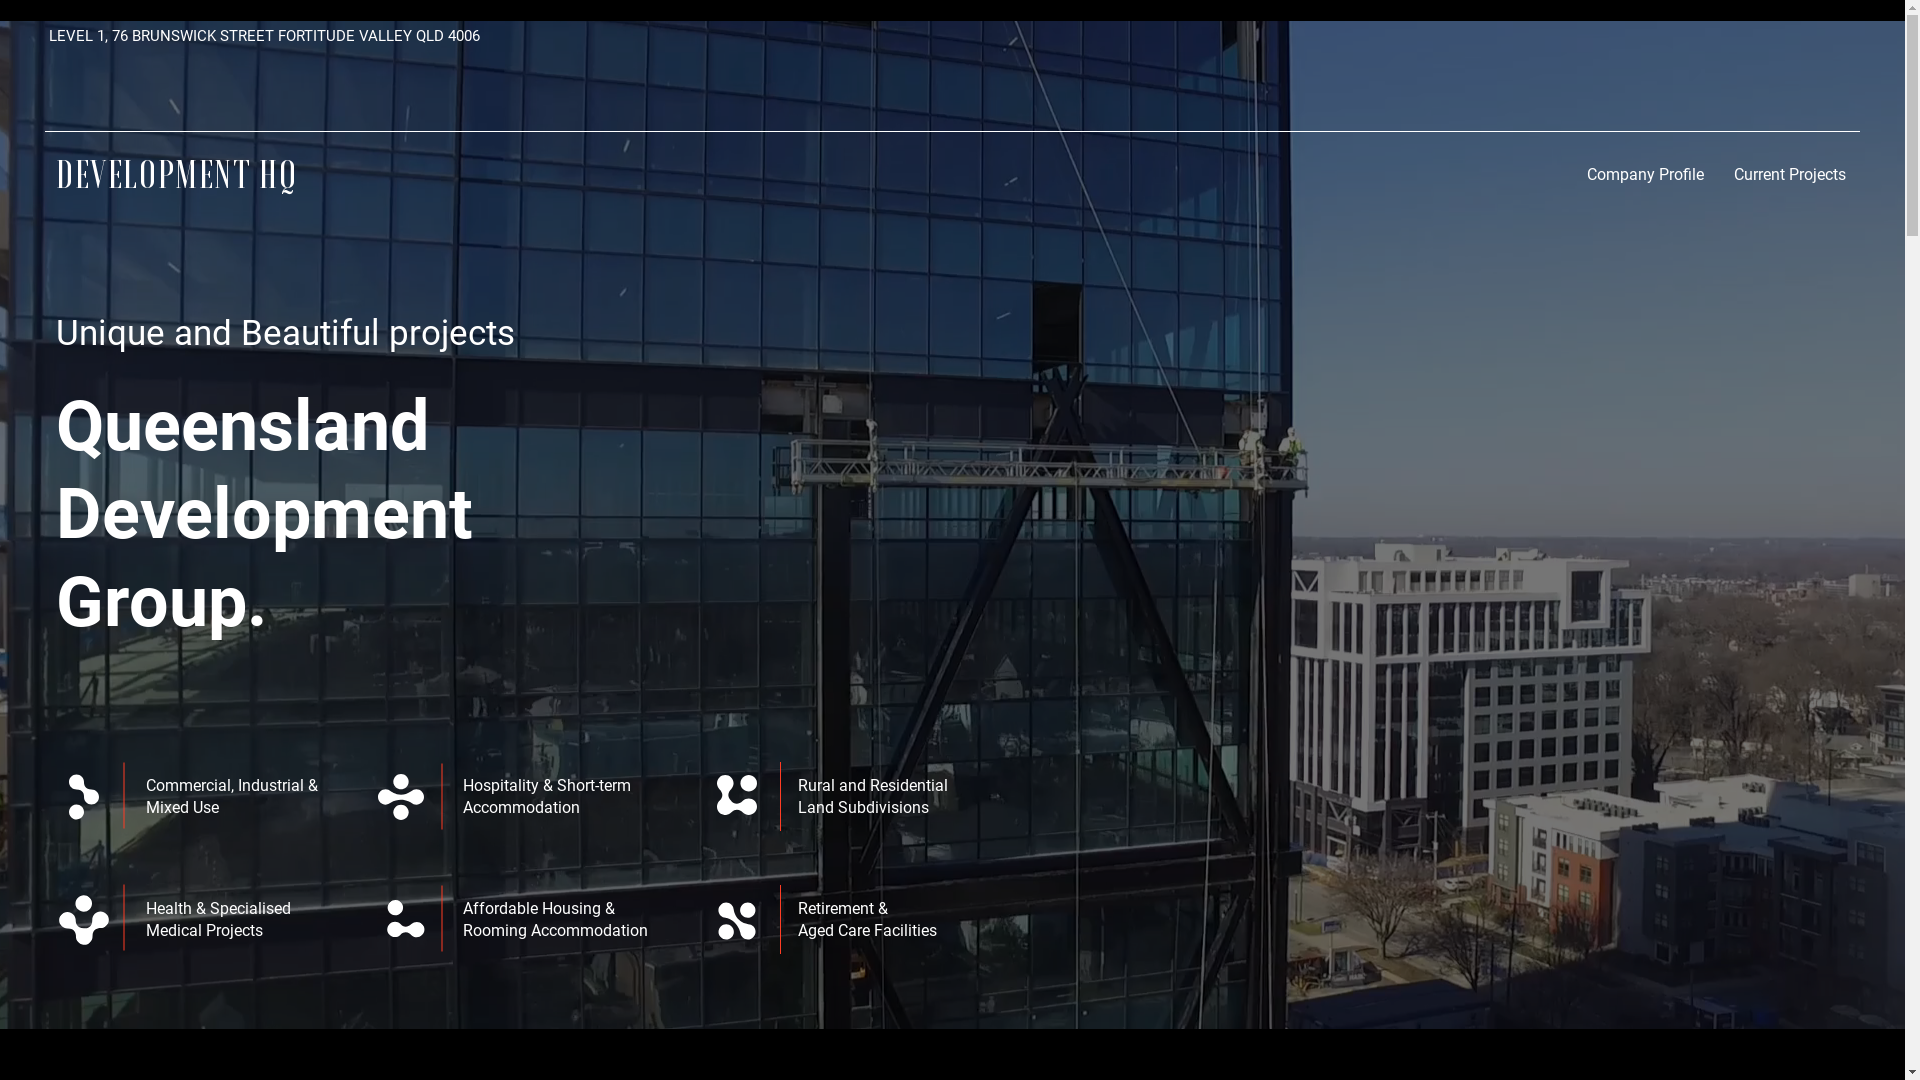 The image size is (1920, 1080). I want to click on 'Current Projects', so click(1790, 173).